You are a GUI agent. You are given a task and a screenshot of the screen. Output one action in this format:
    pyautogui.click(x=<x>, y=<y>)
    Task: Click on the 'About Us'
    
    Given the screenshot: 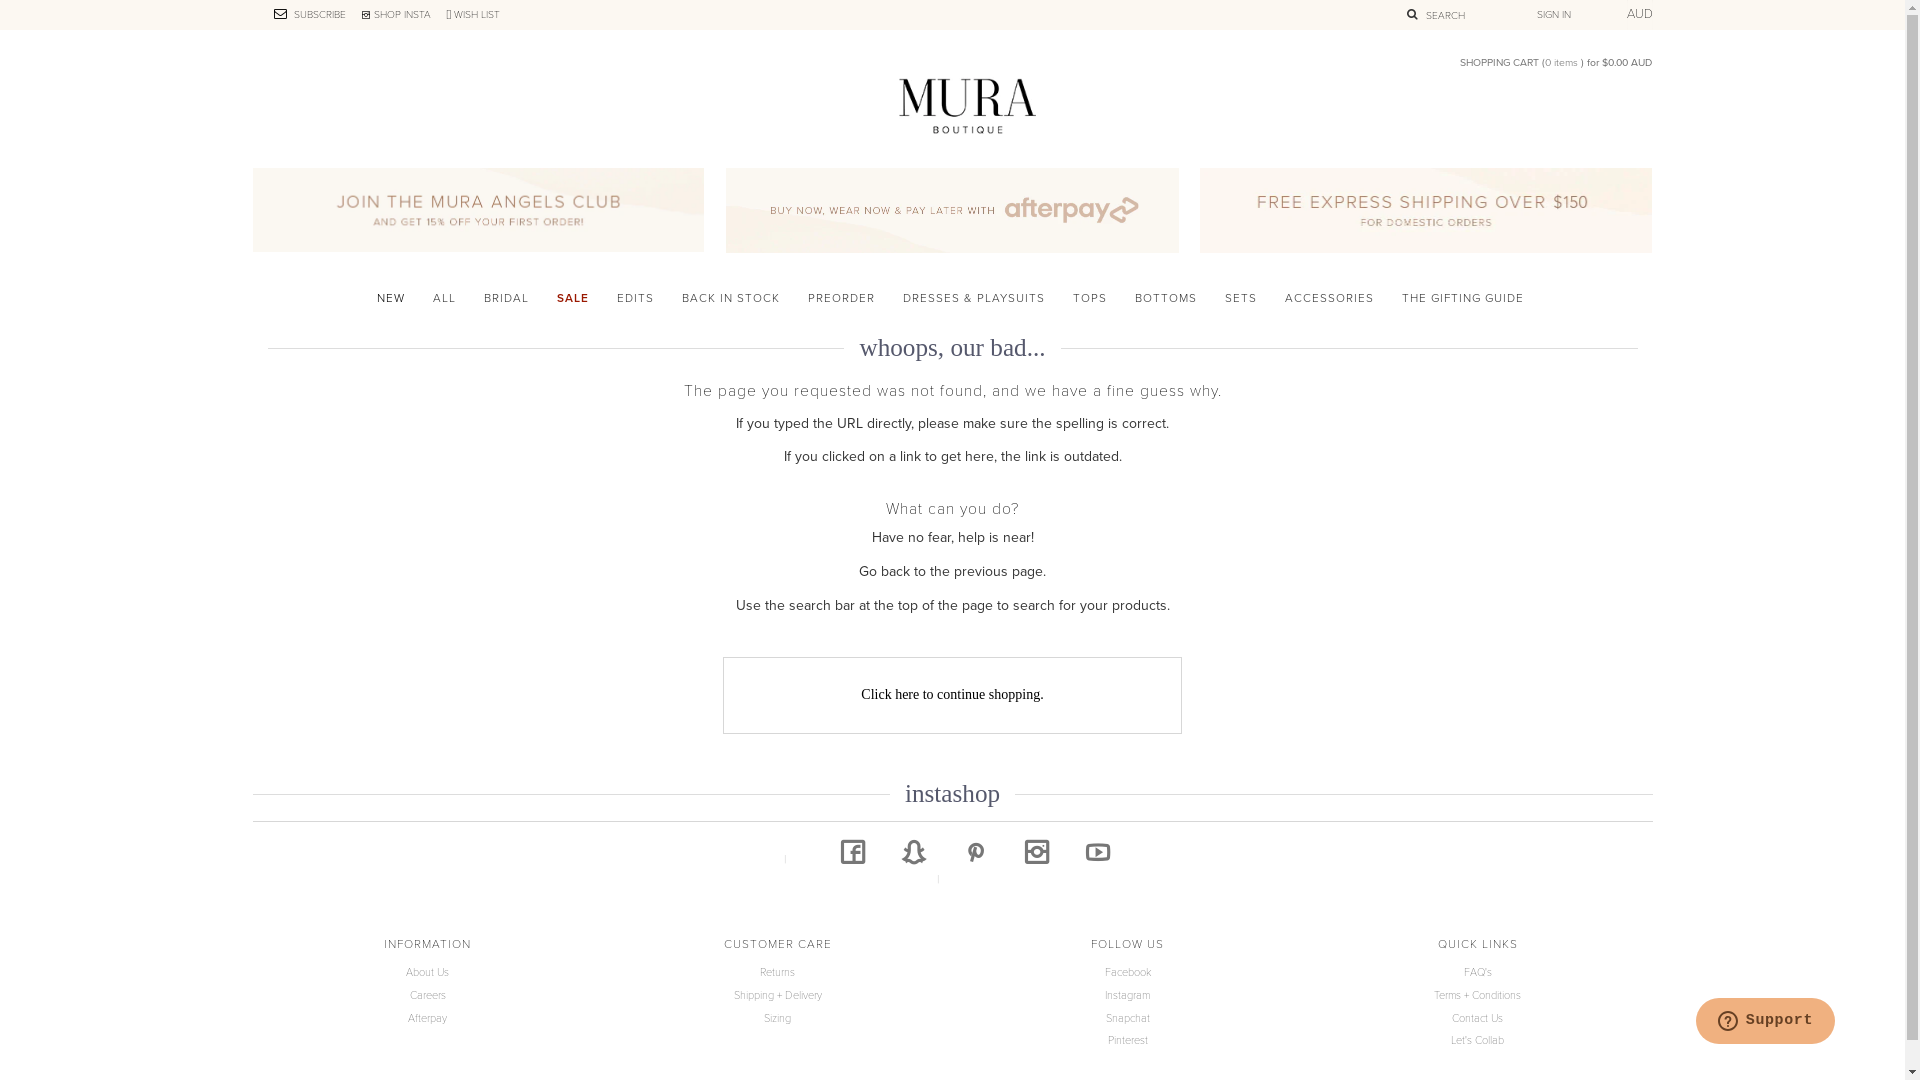 What is the action you would take?
    pyautogui.click(x=426, y=971)
    